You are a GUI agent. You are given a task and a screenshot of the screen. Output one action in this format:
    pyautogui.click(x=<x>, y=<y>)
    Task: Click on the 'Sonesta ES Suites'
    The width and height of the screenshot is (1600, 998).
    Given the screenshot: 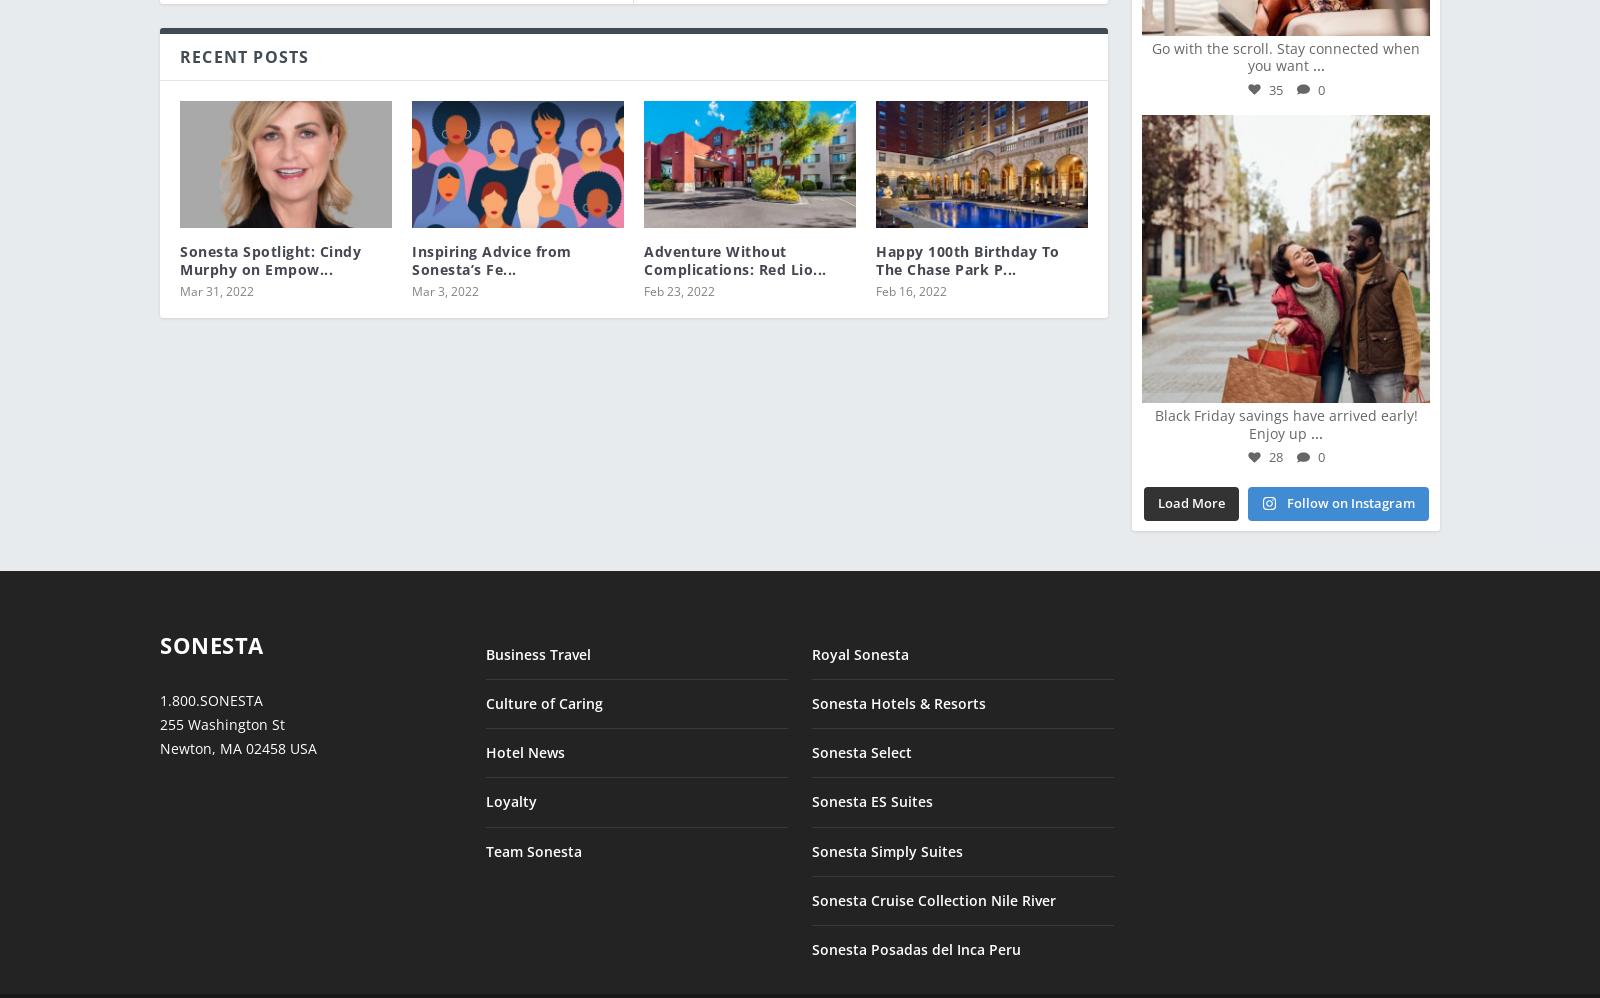 What is the action you would take?
    pyautogui.click(x=810, y=786)
    